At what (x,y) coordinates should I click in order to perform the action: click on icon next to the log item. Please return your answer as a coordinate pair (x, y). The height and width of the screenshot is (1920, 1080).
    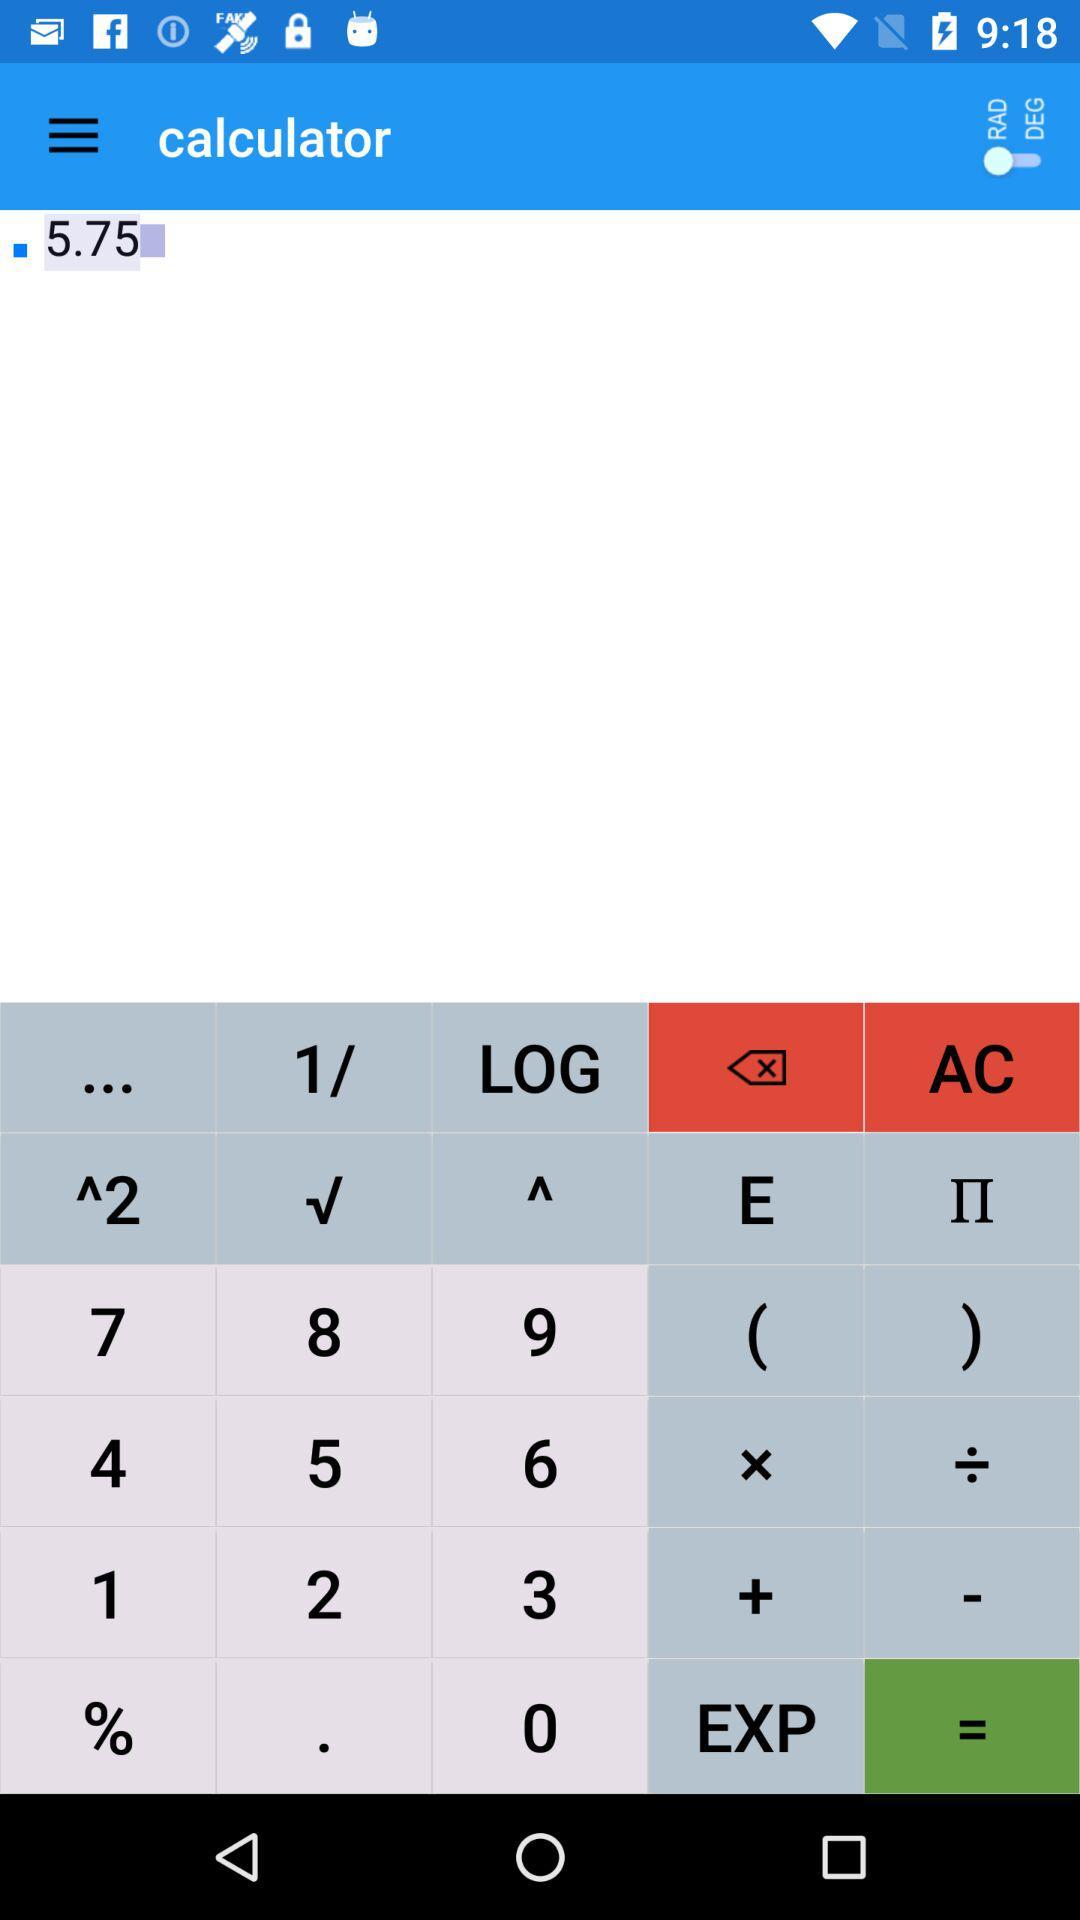
    Looking at the image, I should click on (756, 1066).